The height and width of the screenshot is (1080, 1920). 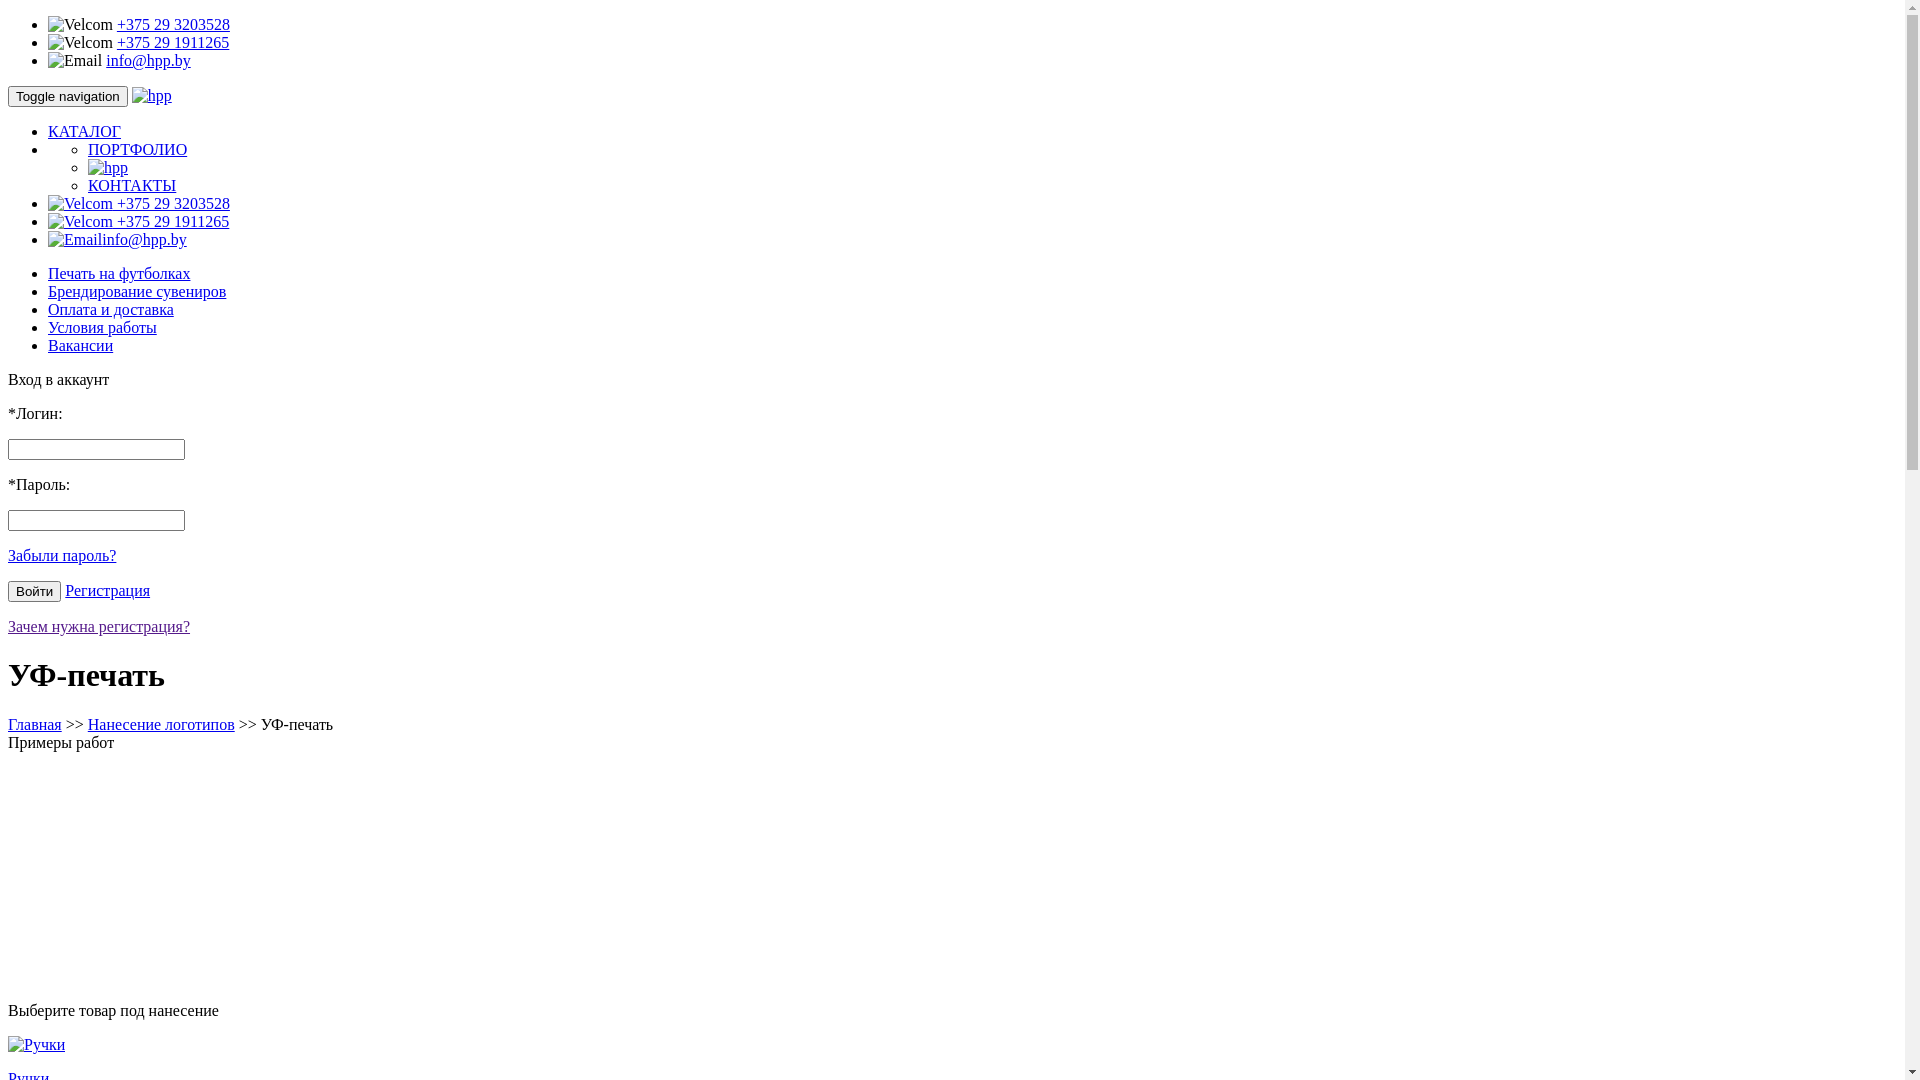 What do you see at coordinates (138, 203) in the screenshot?
I see `'+375 29 3203528'` at bounding box center [138, 203].